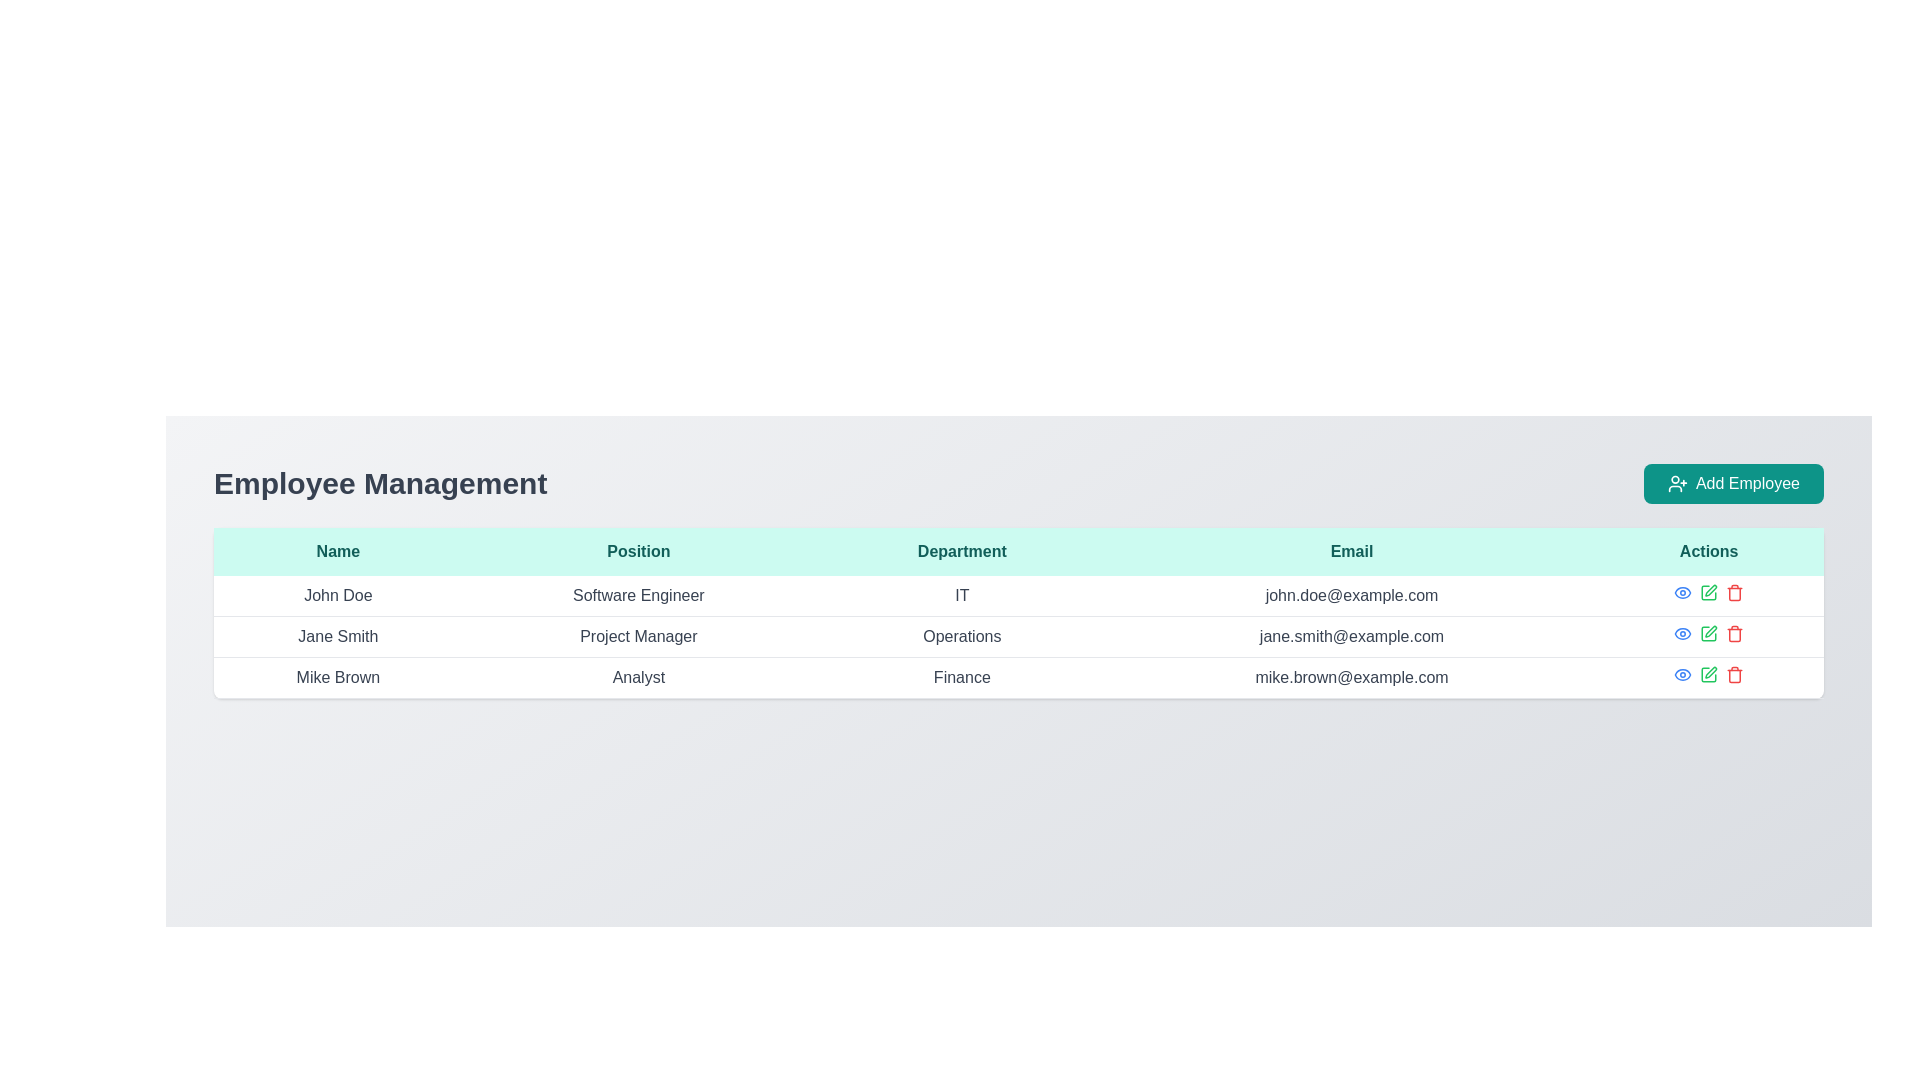 Image resolution: width=1920 pixels, height=1080 pixels. I want to click on the text label displaying the employee's name 'Jane Smith' in the second row of the employee information table under the 'Name' column, so click(338, 636).